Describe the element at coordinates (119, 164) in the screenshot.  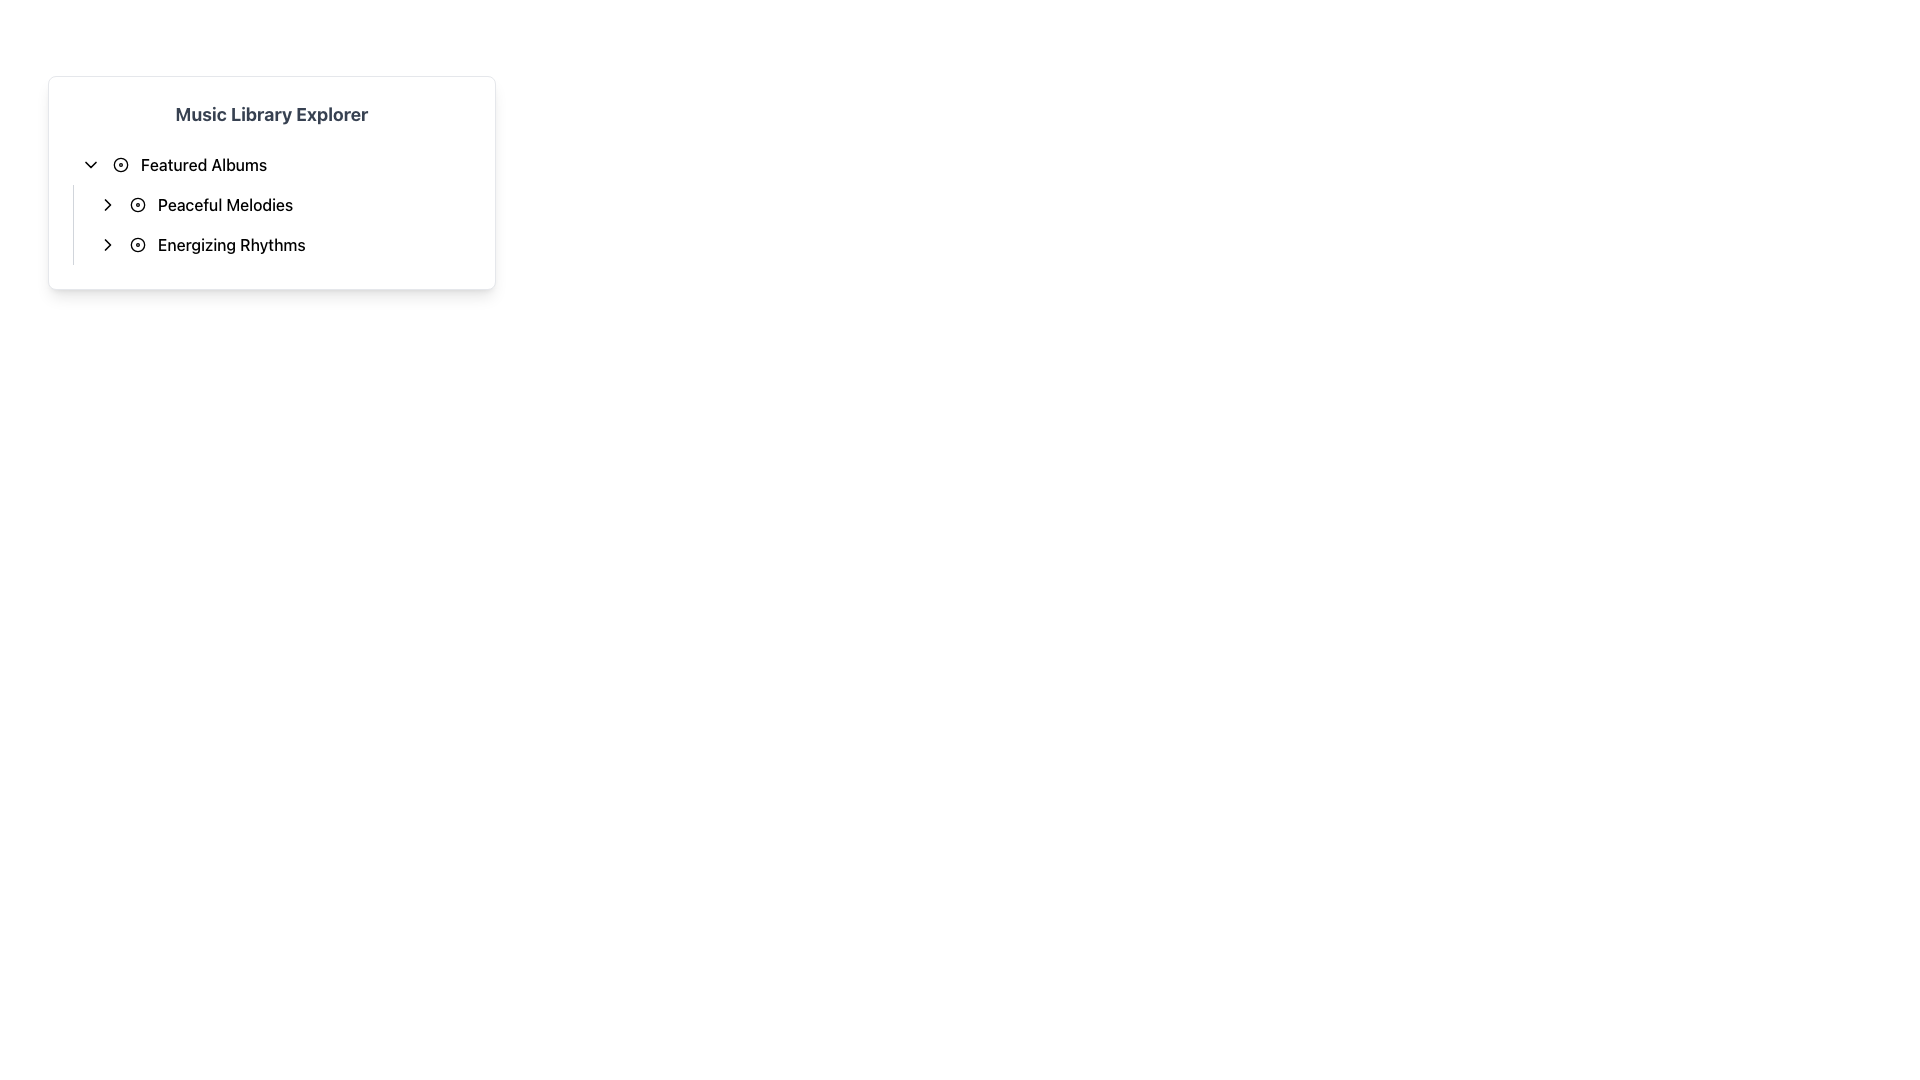
I see `the icon located to the left of the 'Featured Albums' text, which serves as a visual identifier for the section` at that location.